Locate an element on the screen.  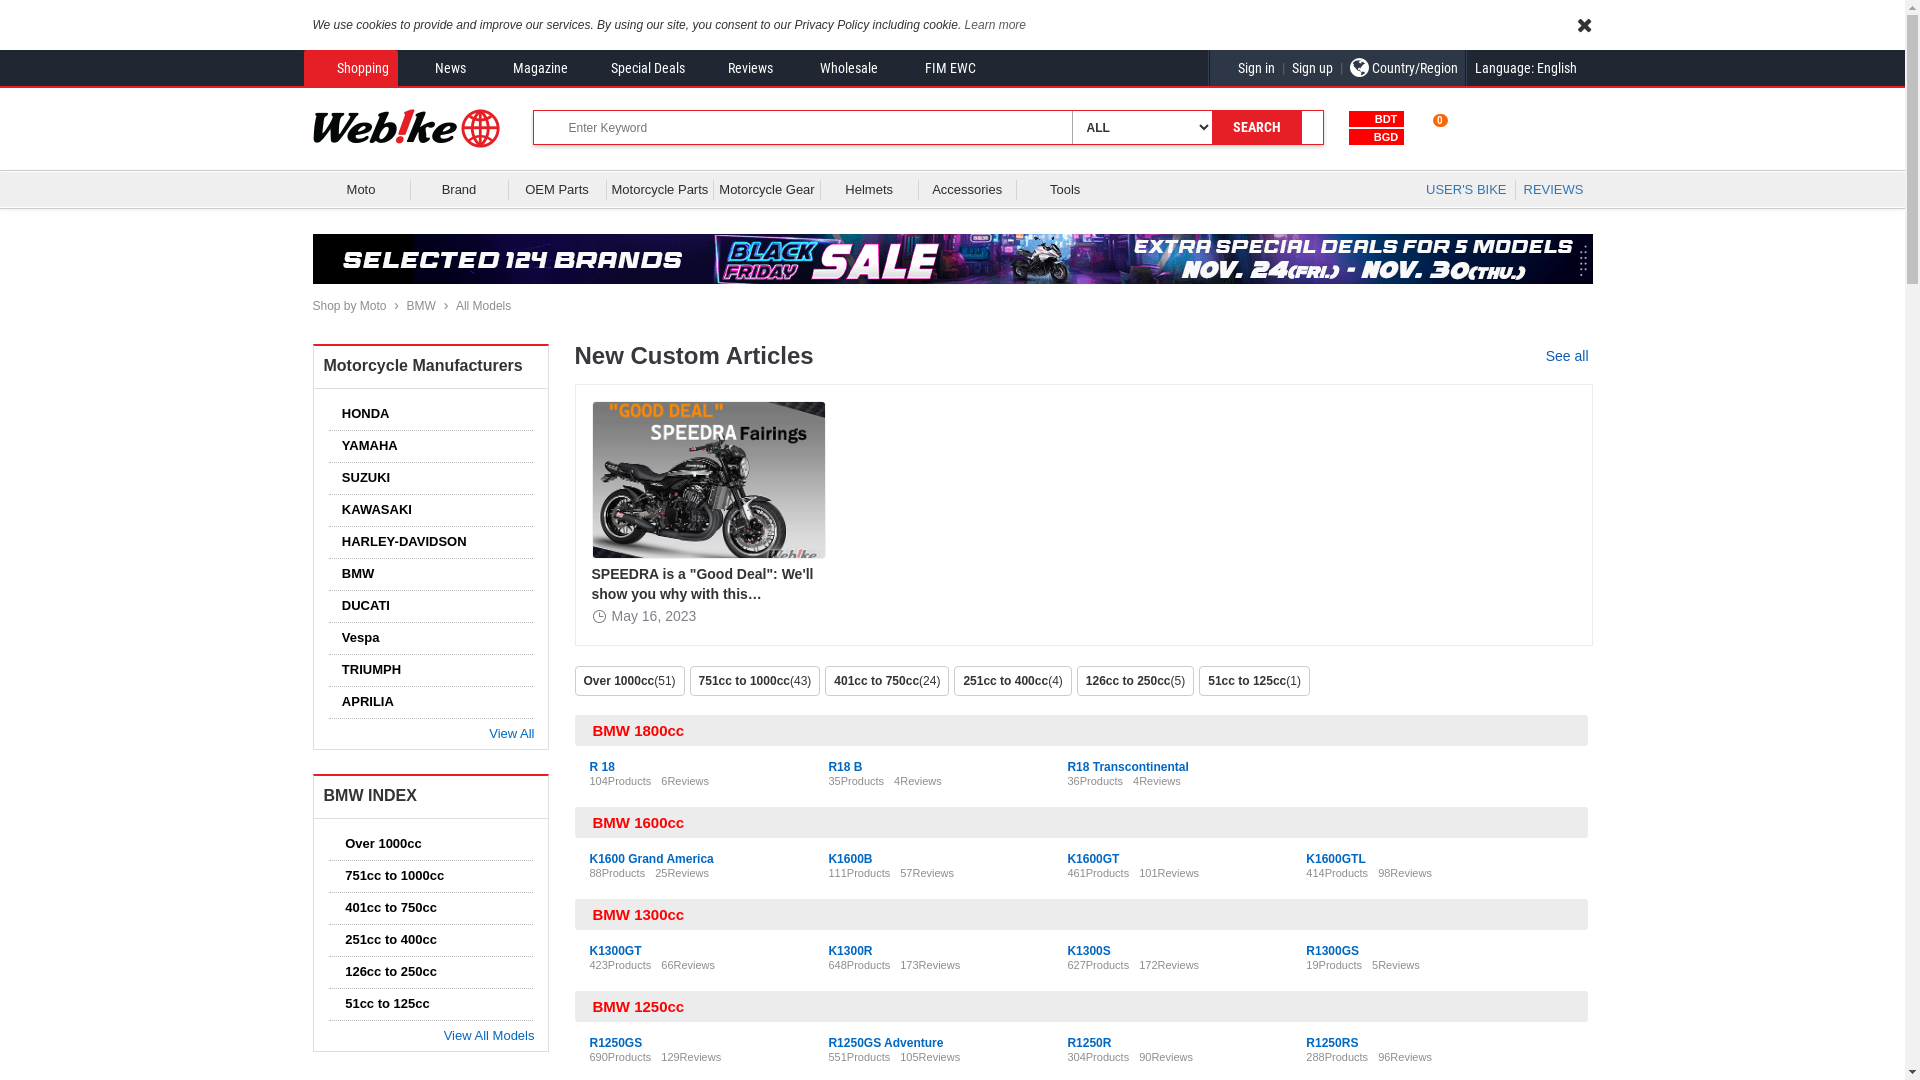
'251cc to 400cc(4)' is located at coordinates (1014, 680).